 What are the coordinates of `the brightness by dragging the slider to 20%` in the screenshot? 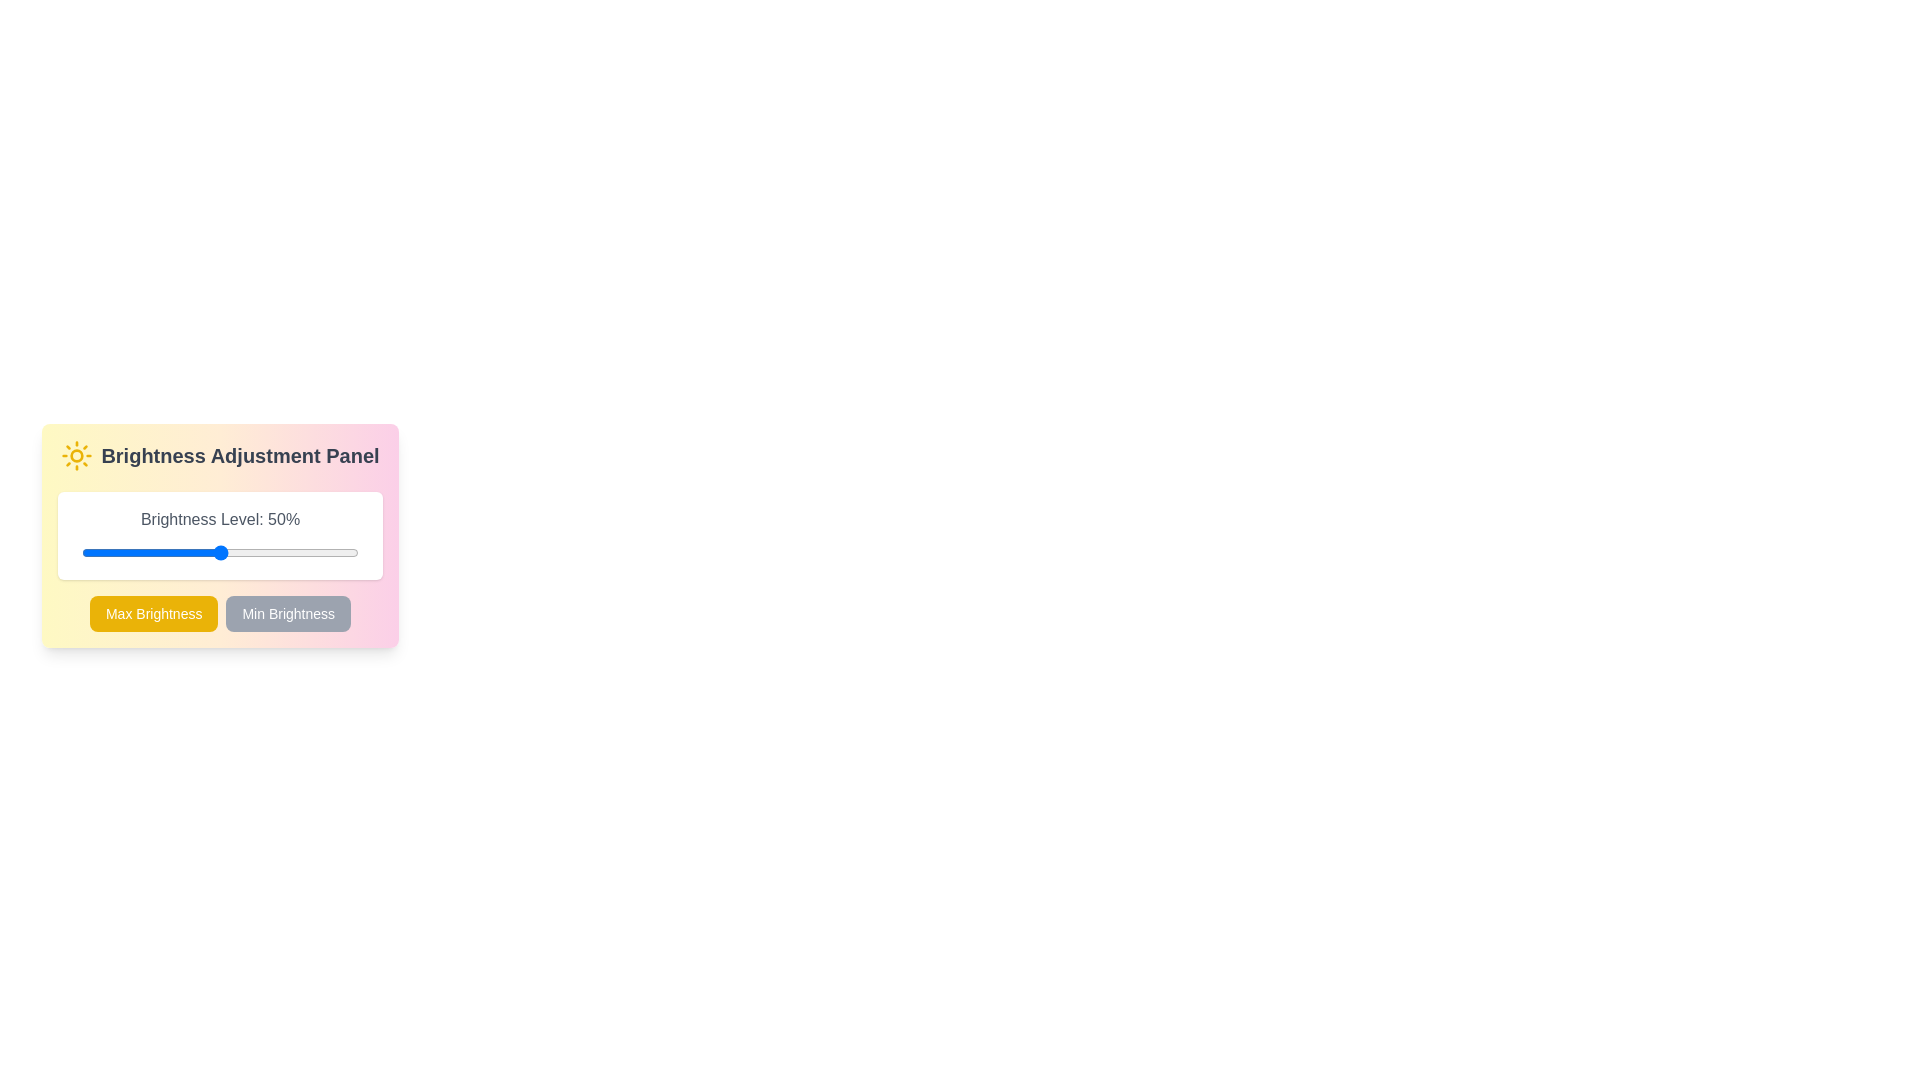 It's located at (136, 552).